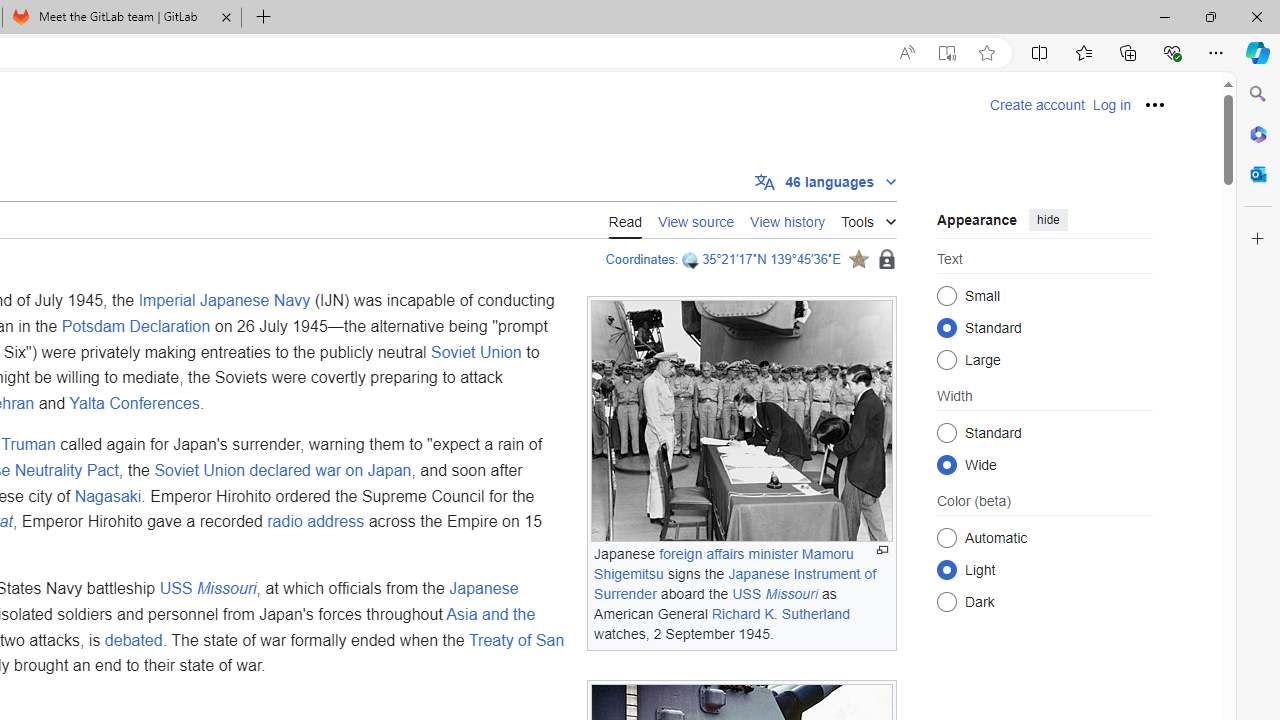  I want to click on 'Read', so click(624, 219).